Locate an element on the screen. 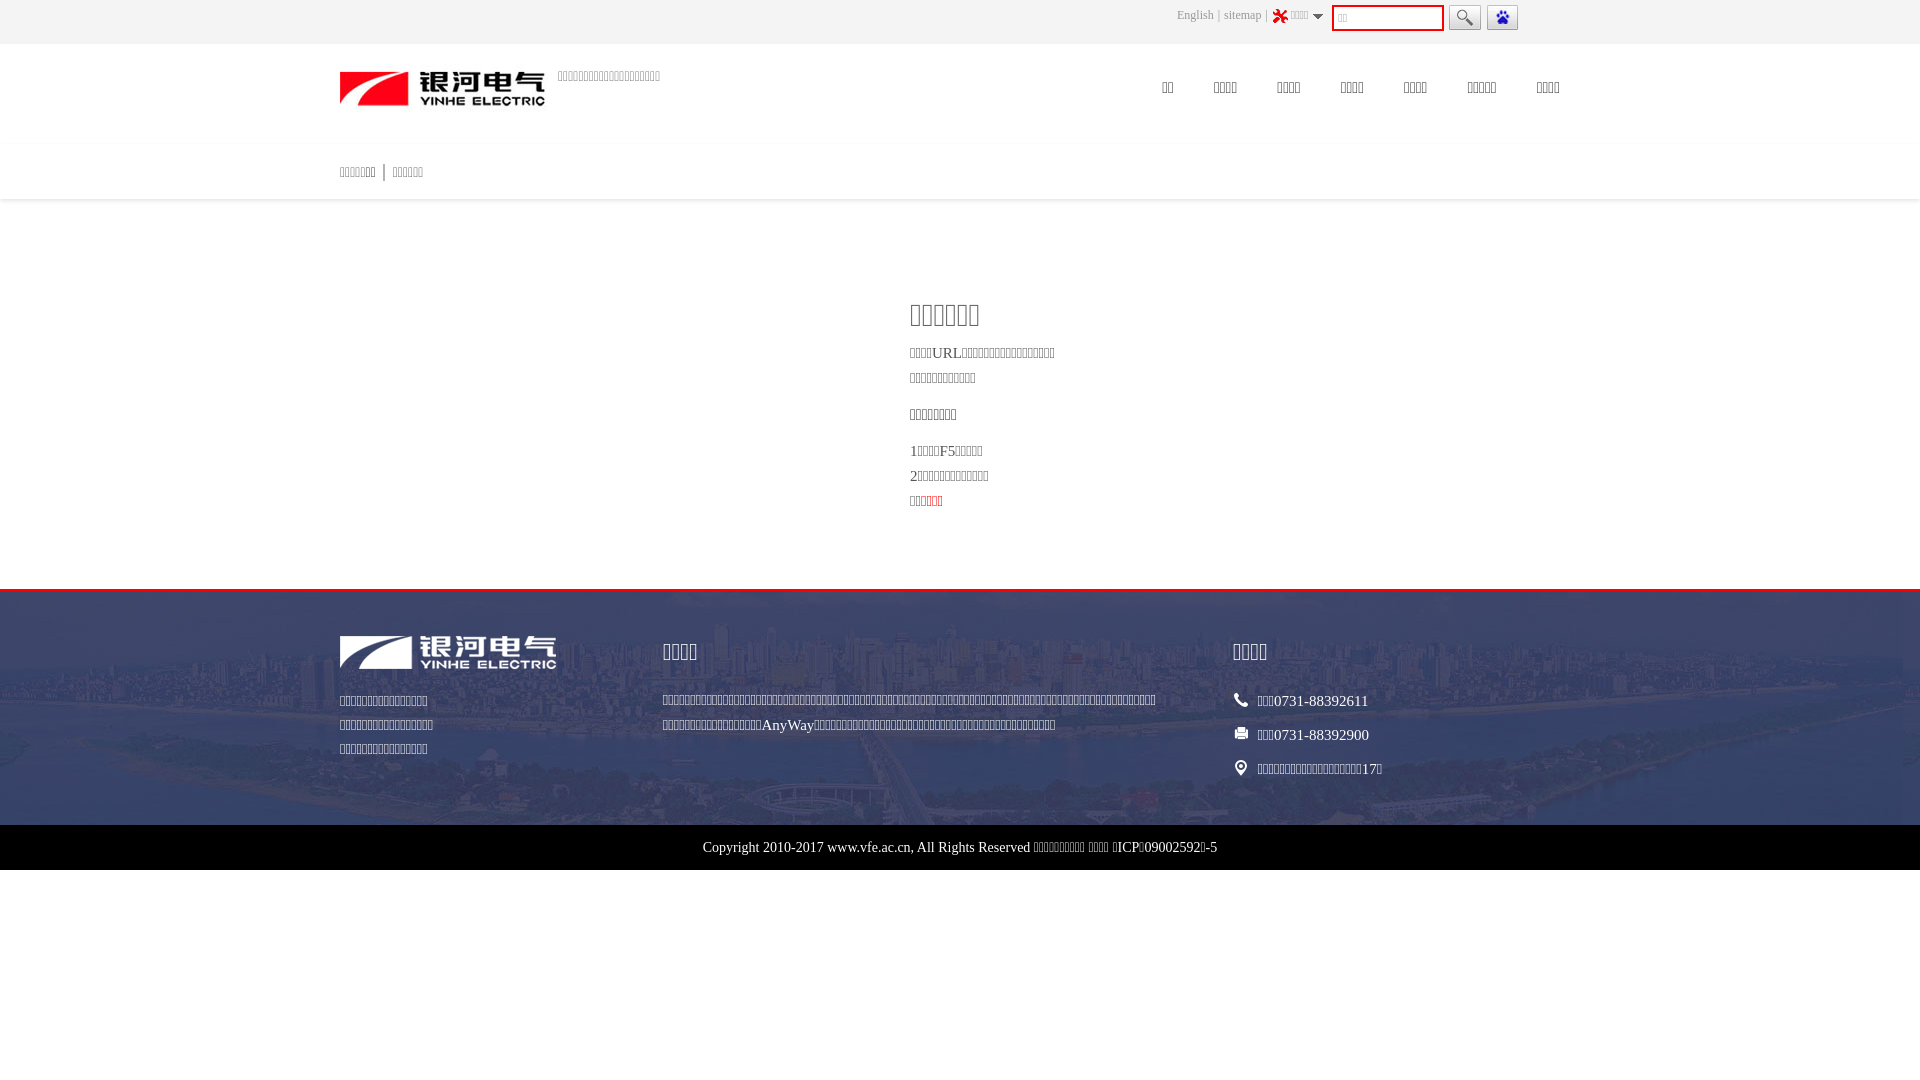 The image size is (1920, 1080). 'sitemap' is located at coordinates (1241, 15).